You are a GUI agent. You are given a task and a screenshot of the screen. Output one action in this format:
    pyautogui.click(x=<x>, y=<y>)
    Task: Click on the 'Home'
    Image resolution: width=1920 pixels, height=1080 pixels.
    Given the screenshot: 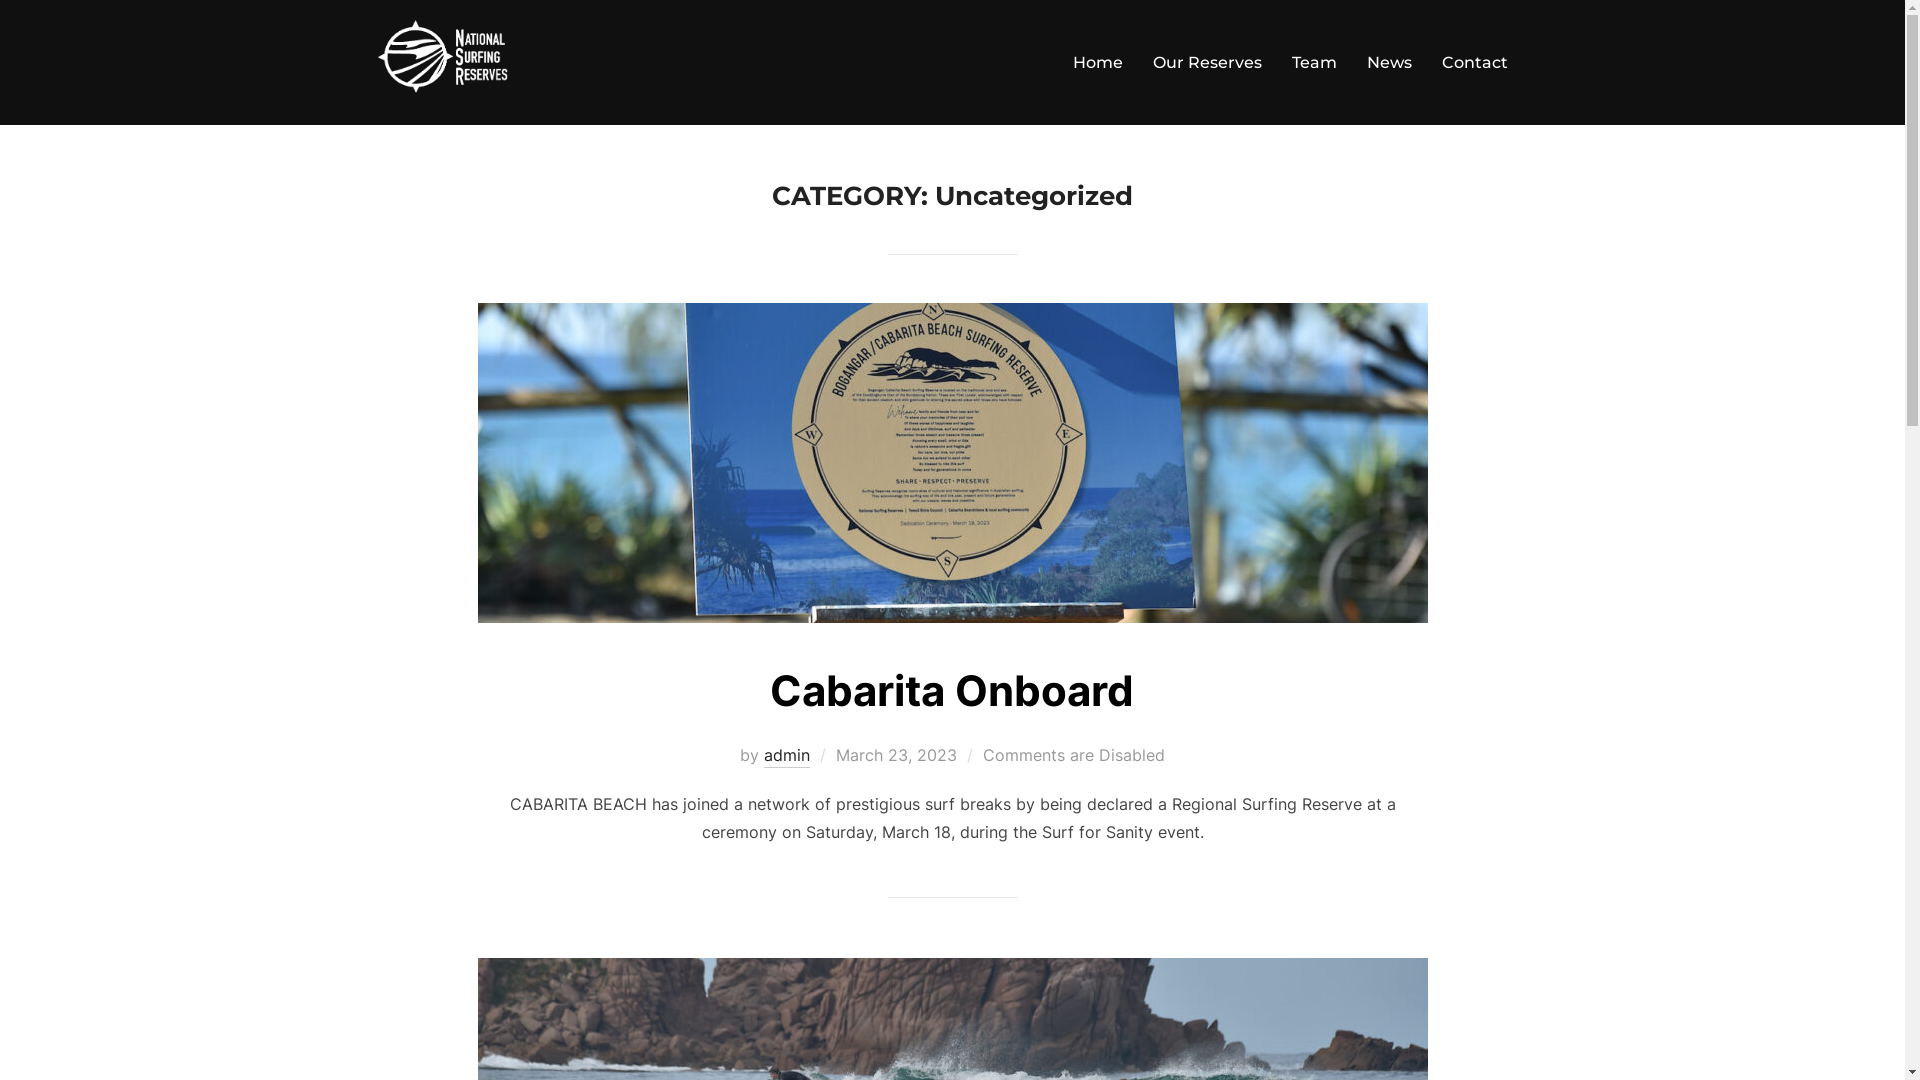 What is the action you would take?
    pyautogui.click(x=1096, y=61)
    